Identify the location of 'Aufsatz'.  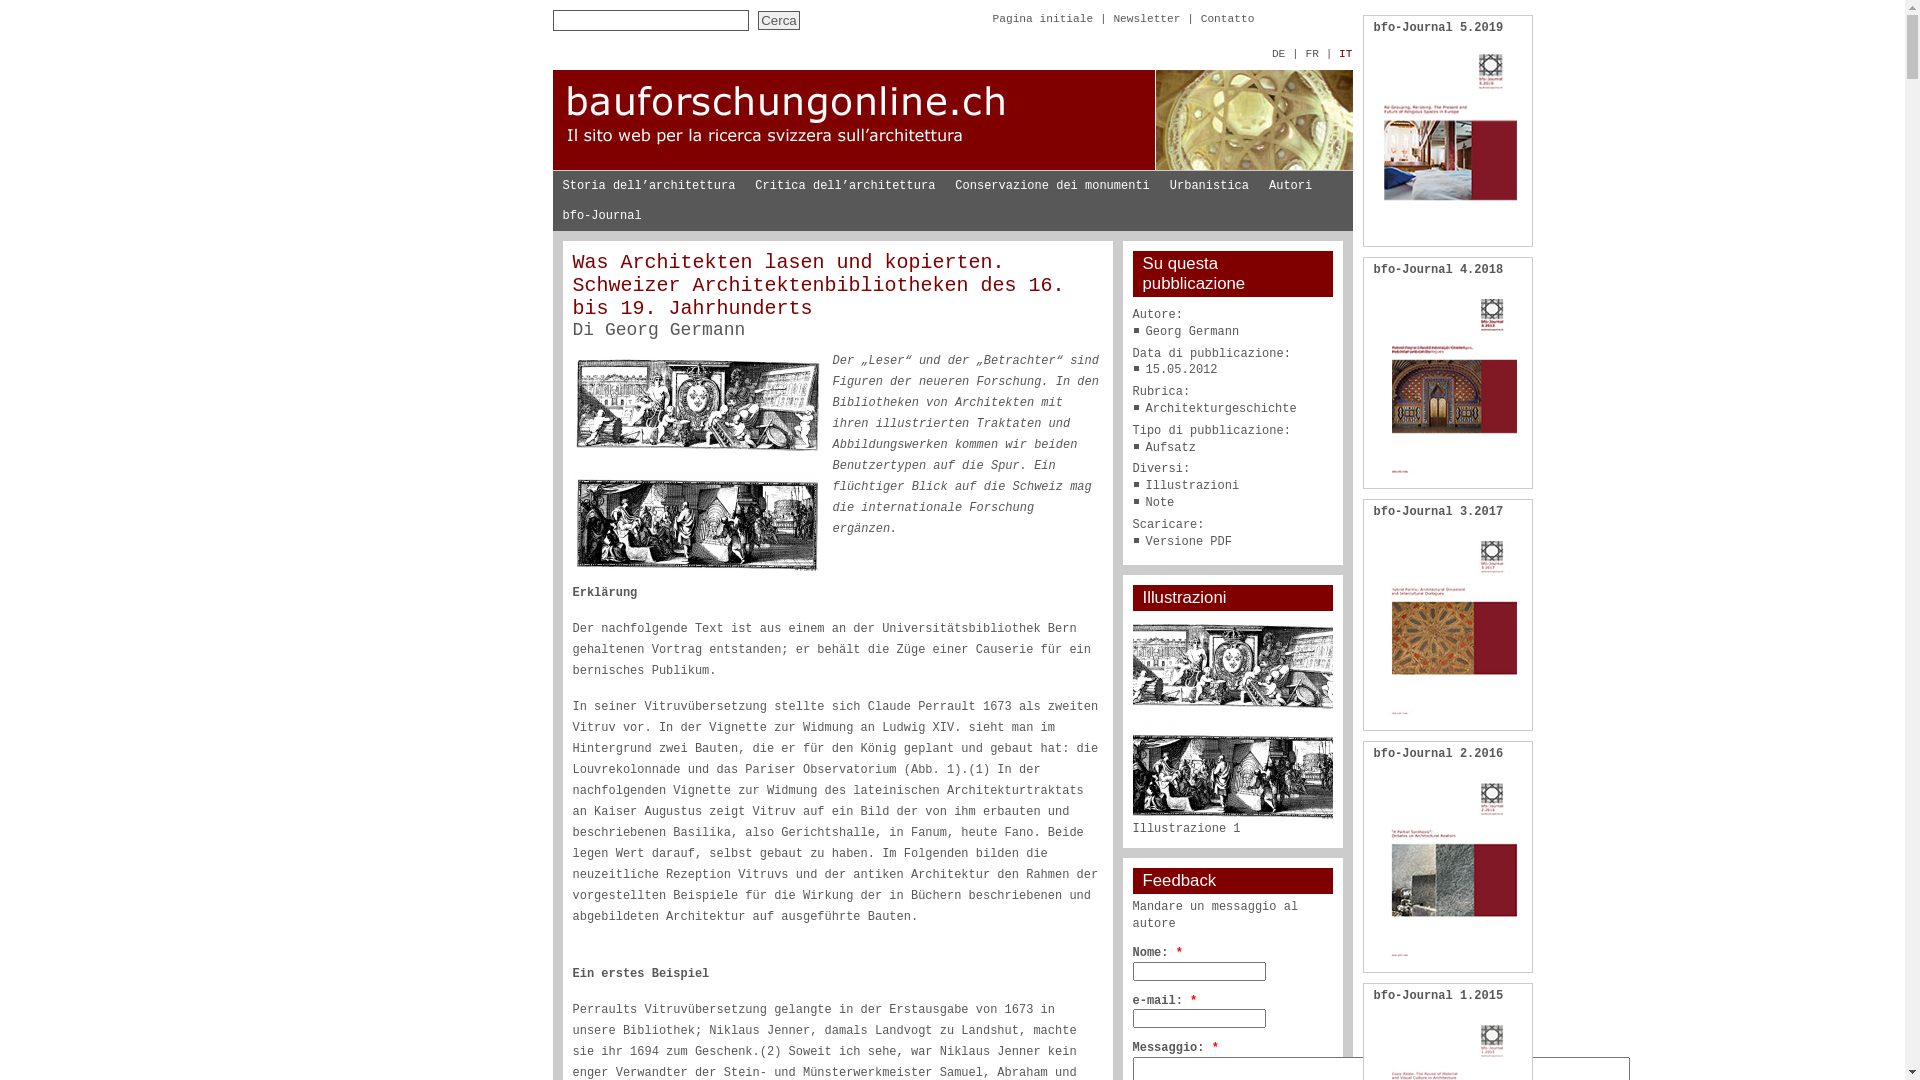
(1171, 446).